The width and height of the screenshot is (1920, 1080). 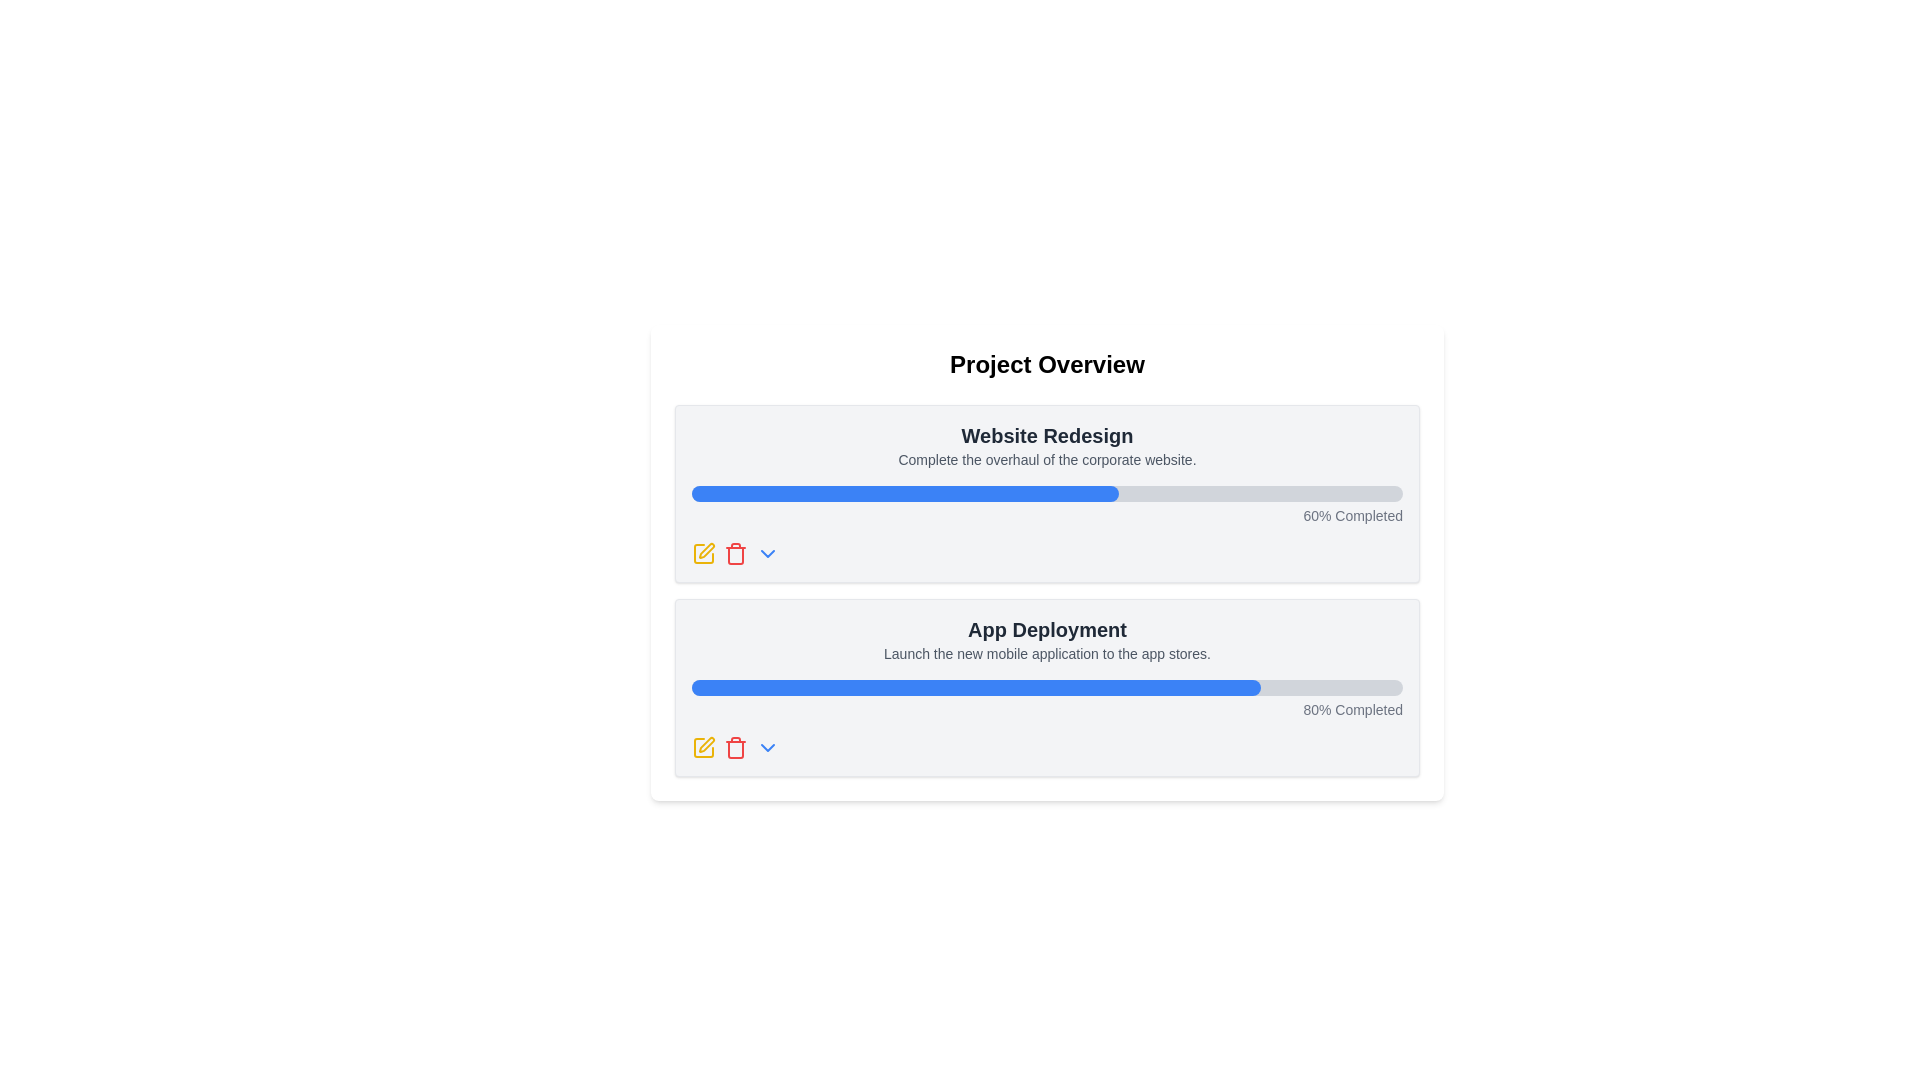 What do you see at coordinates (704, 554) in the screenshot?
I see `the square icon with a yellow outline and a pen icon, located below the 'Website Redesign' header, next to the progress bar` at bounding box center [704, 554].